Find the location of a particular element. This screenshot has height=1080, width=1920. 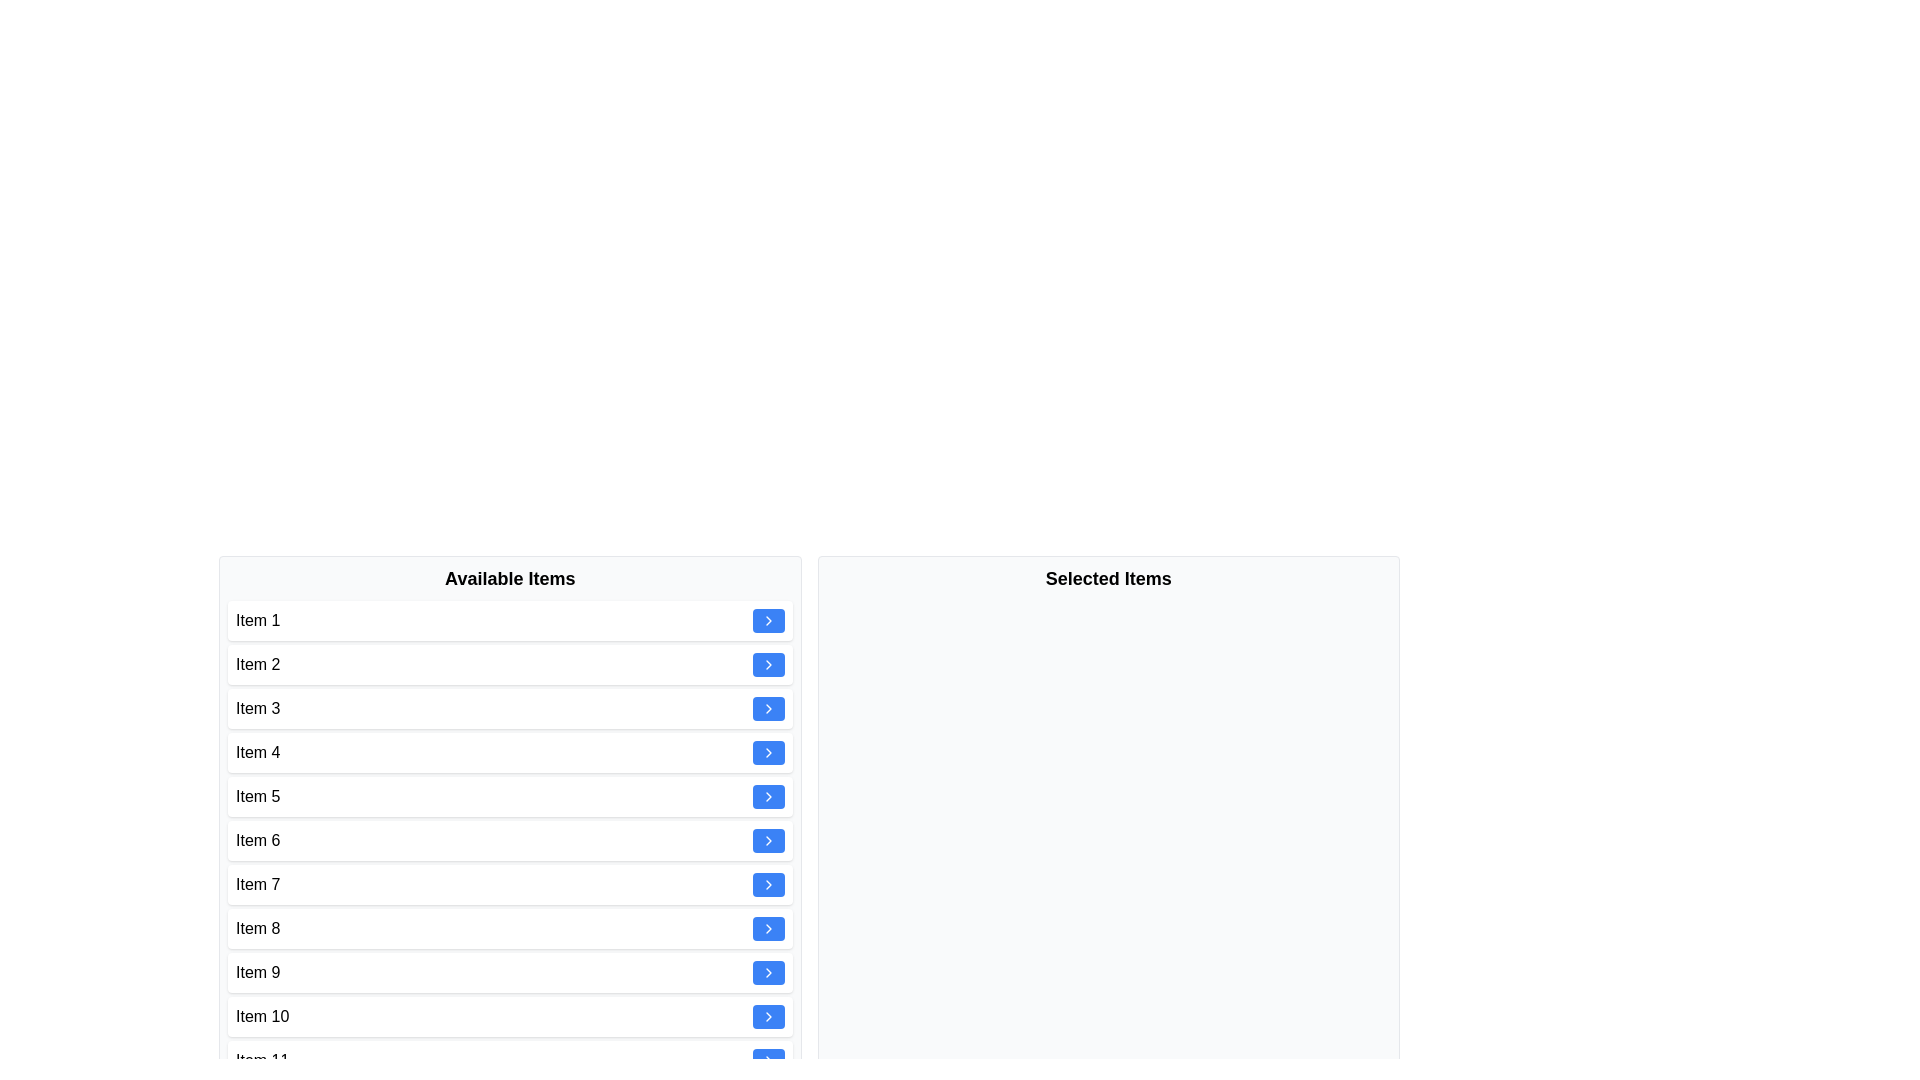

the button with an embedded chevron icon next to 'Item 4' is located at coordinates (767, 752).